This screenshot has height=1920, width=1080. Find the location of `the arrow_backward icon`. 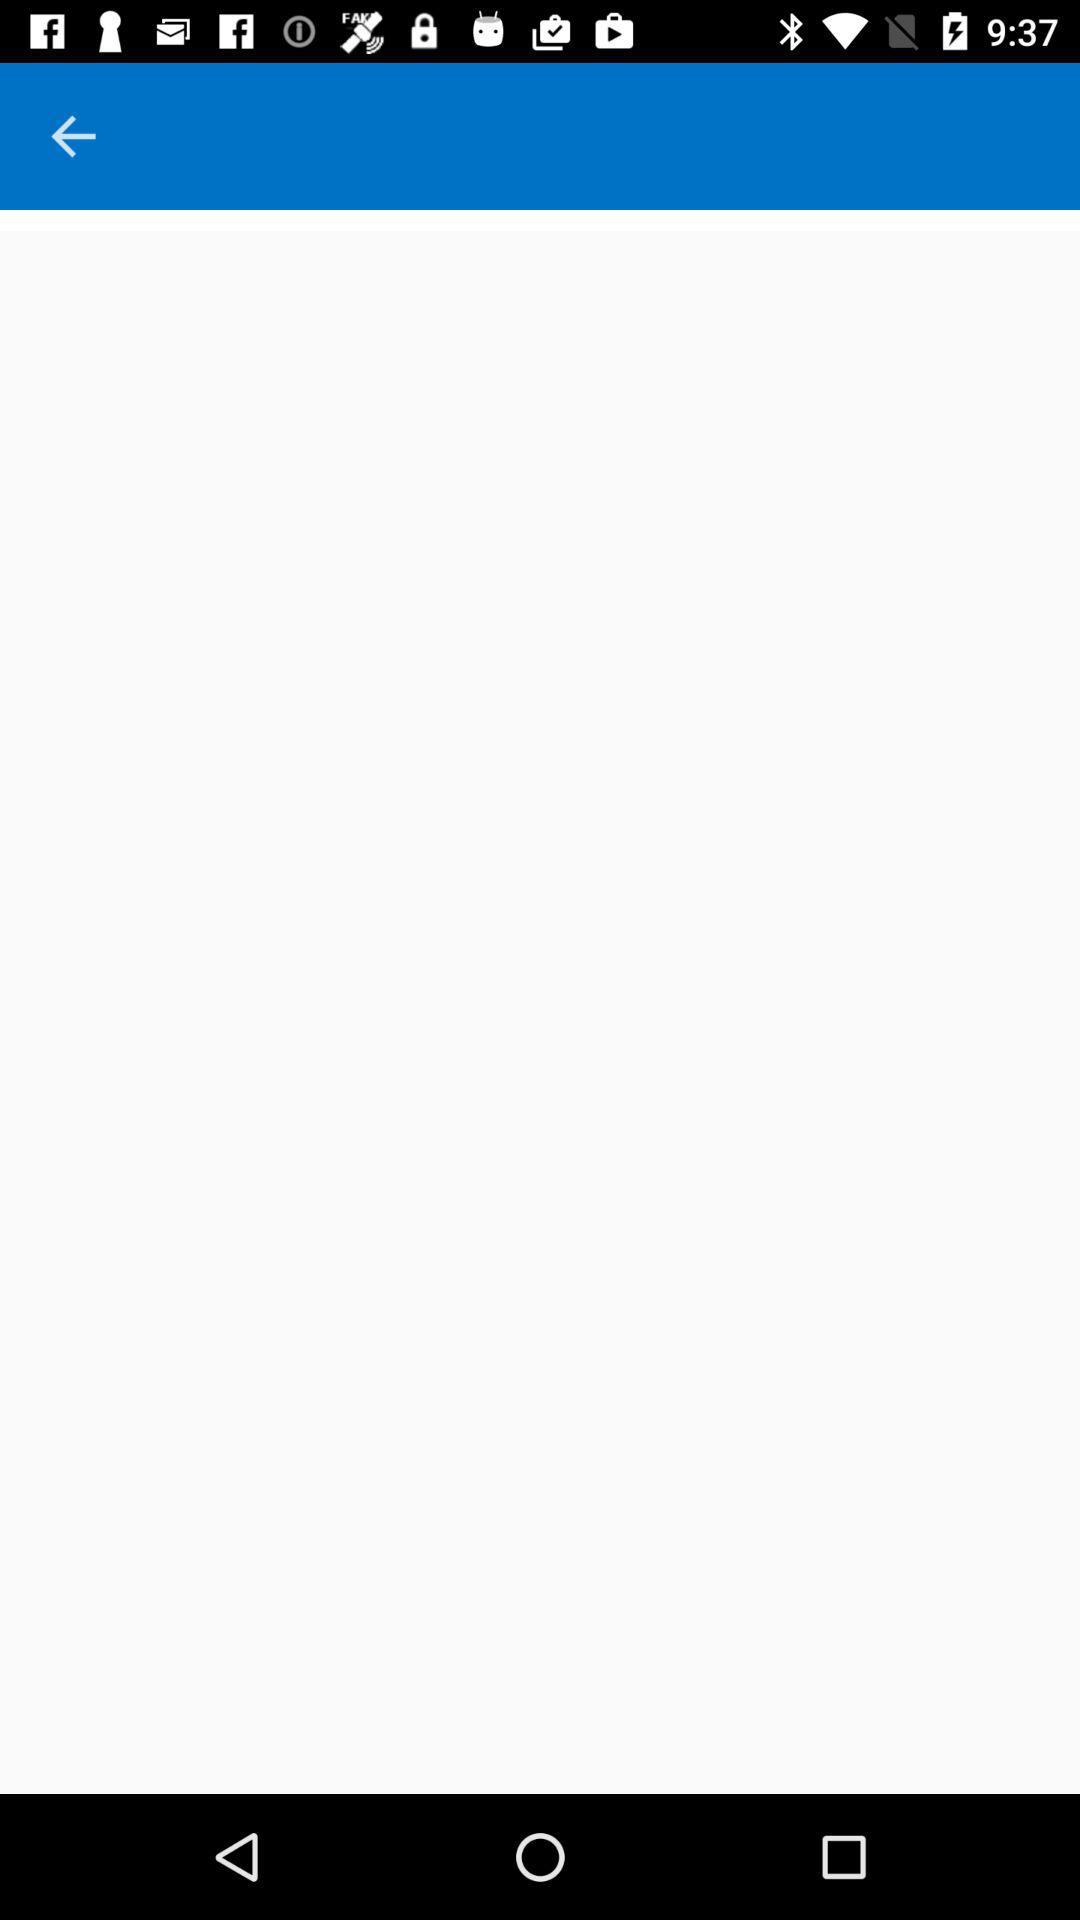

the arrow_backward icon is located at coordinates (72, 135).